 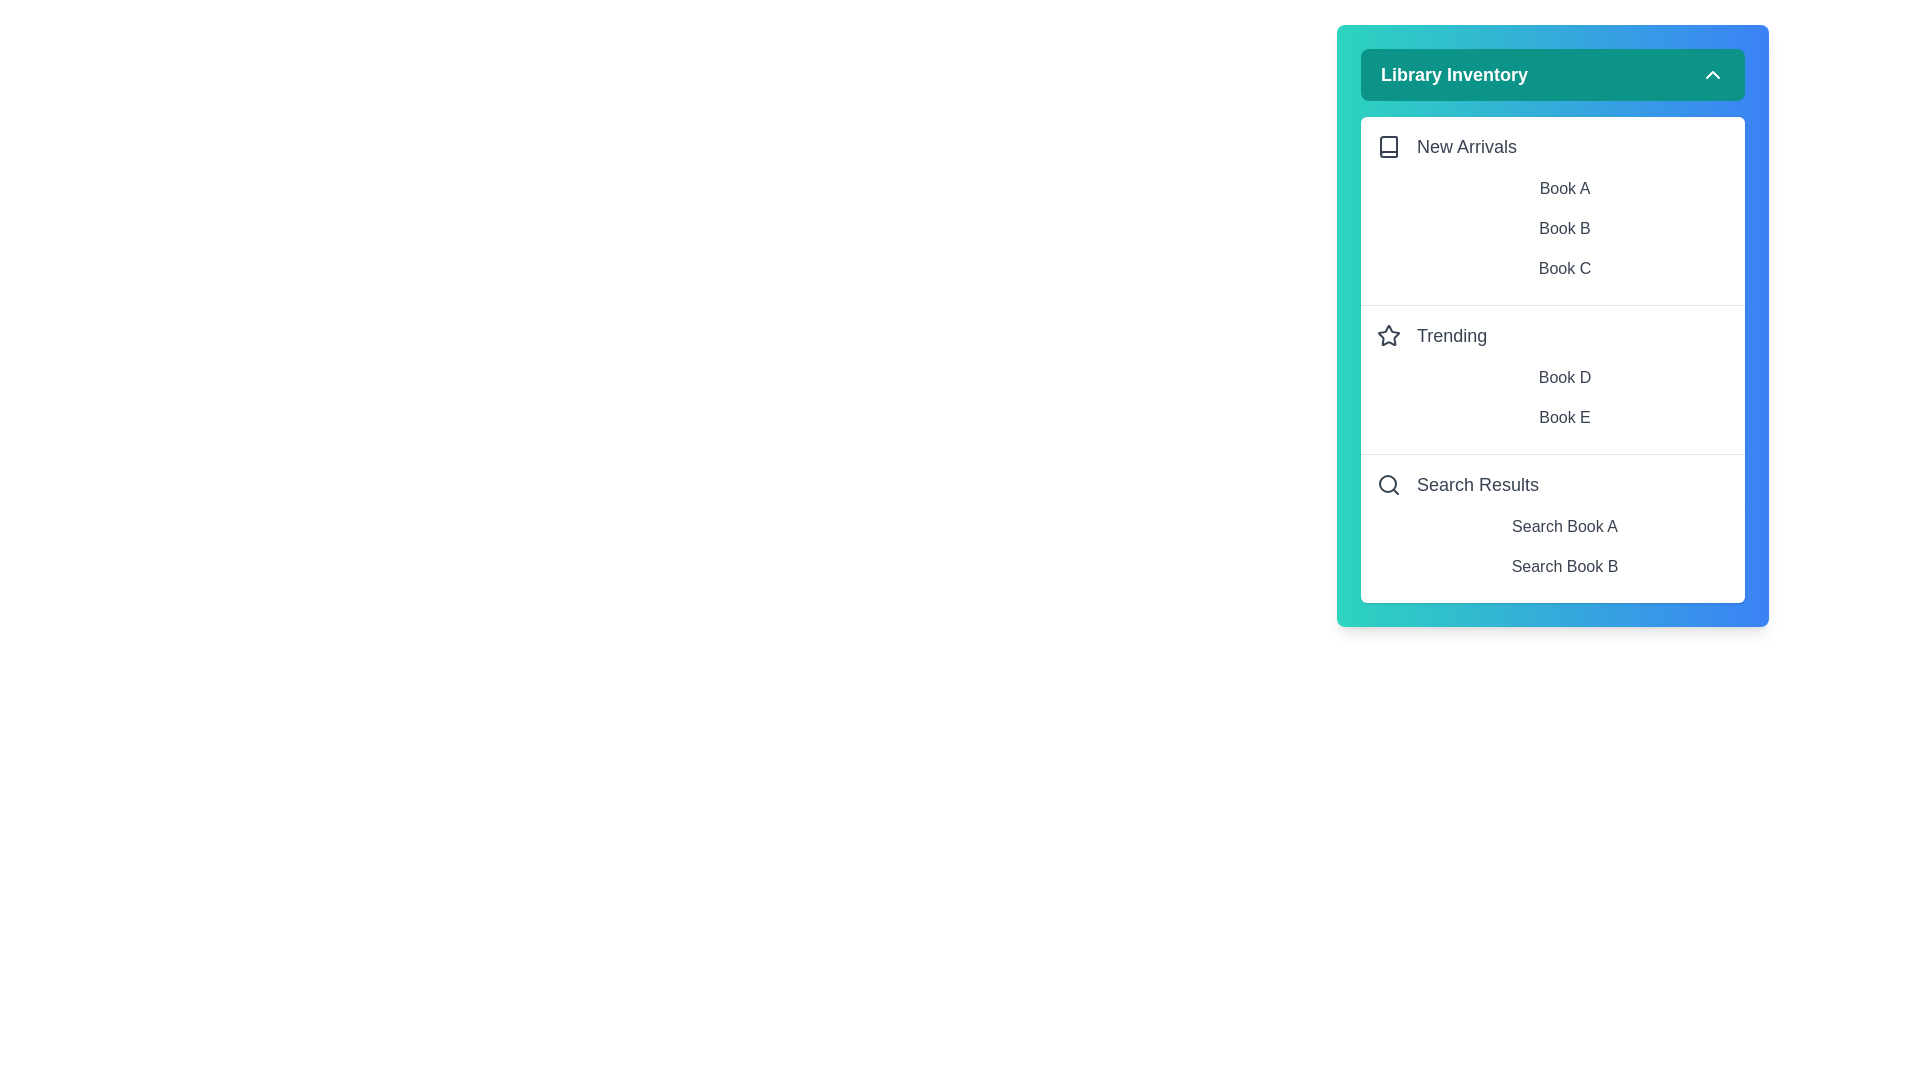 I want to click on the icon next to New Arrivals to interact with it, so click(x=1387, y=145).